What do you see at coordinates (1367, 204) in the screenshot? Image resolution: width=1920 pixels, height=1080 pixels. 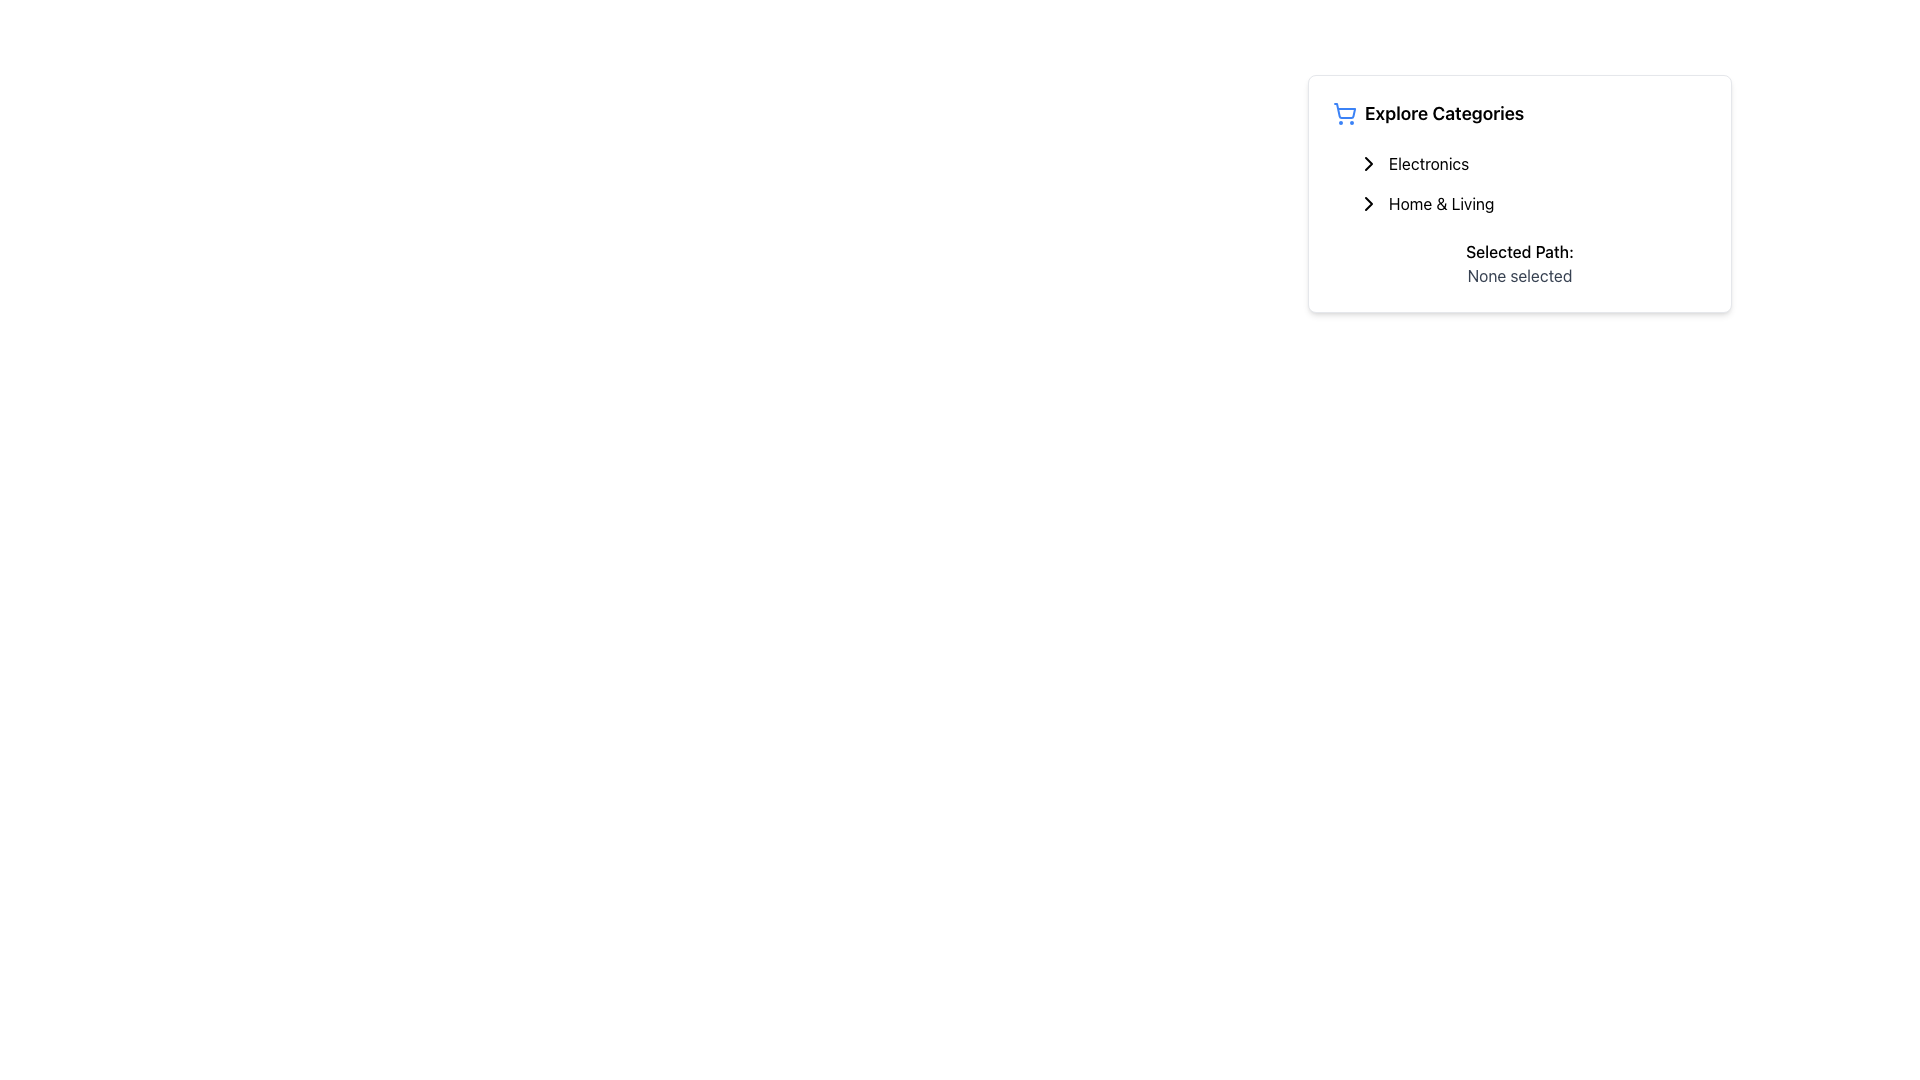 I see `the rightward-pointing chevron icon located to the immediate left of the 'Home & Living' text` at bounding box center [1367, 204].